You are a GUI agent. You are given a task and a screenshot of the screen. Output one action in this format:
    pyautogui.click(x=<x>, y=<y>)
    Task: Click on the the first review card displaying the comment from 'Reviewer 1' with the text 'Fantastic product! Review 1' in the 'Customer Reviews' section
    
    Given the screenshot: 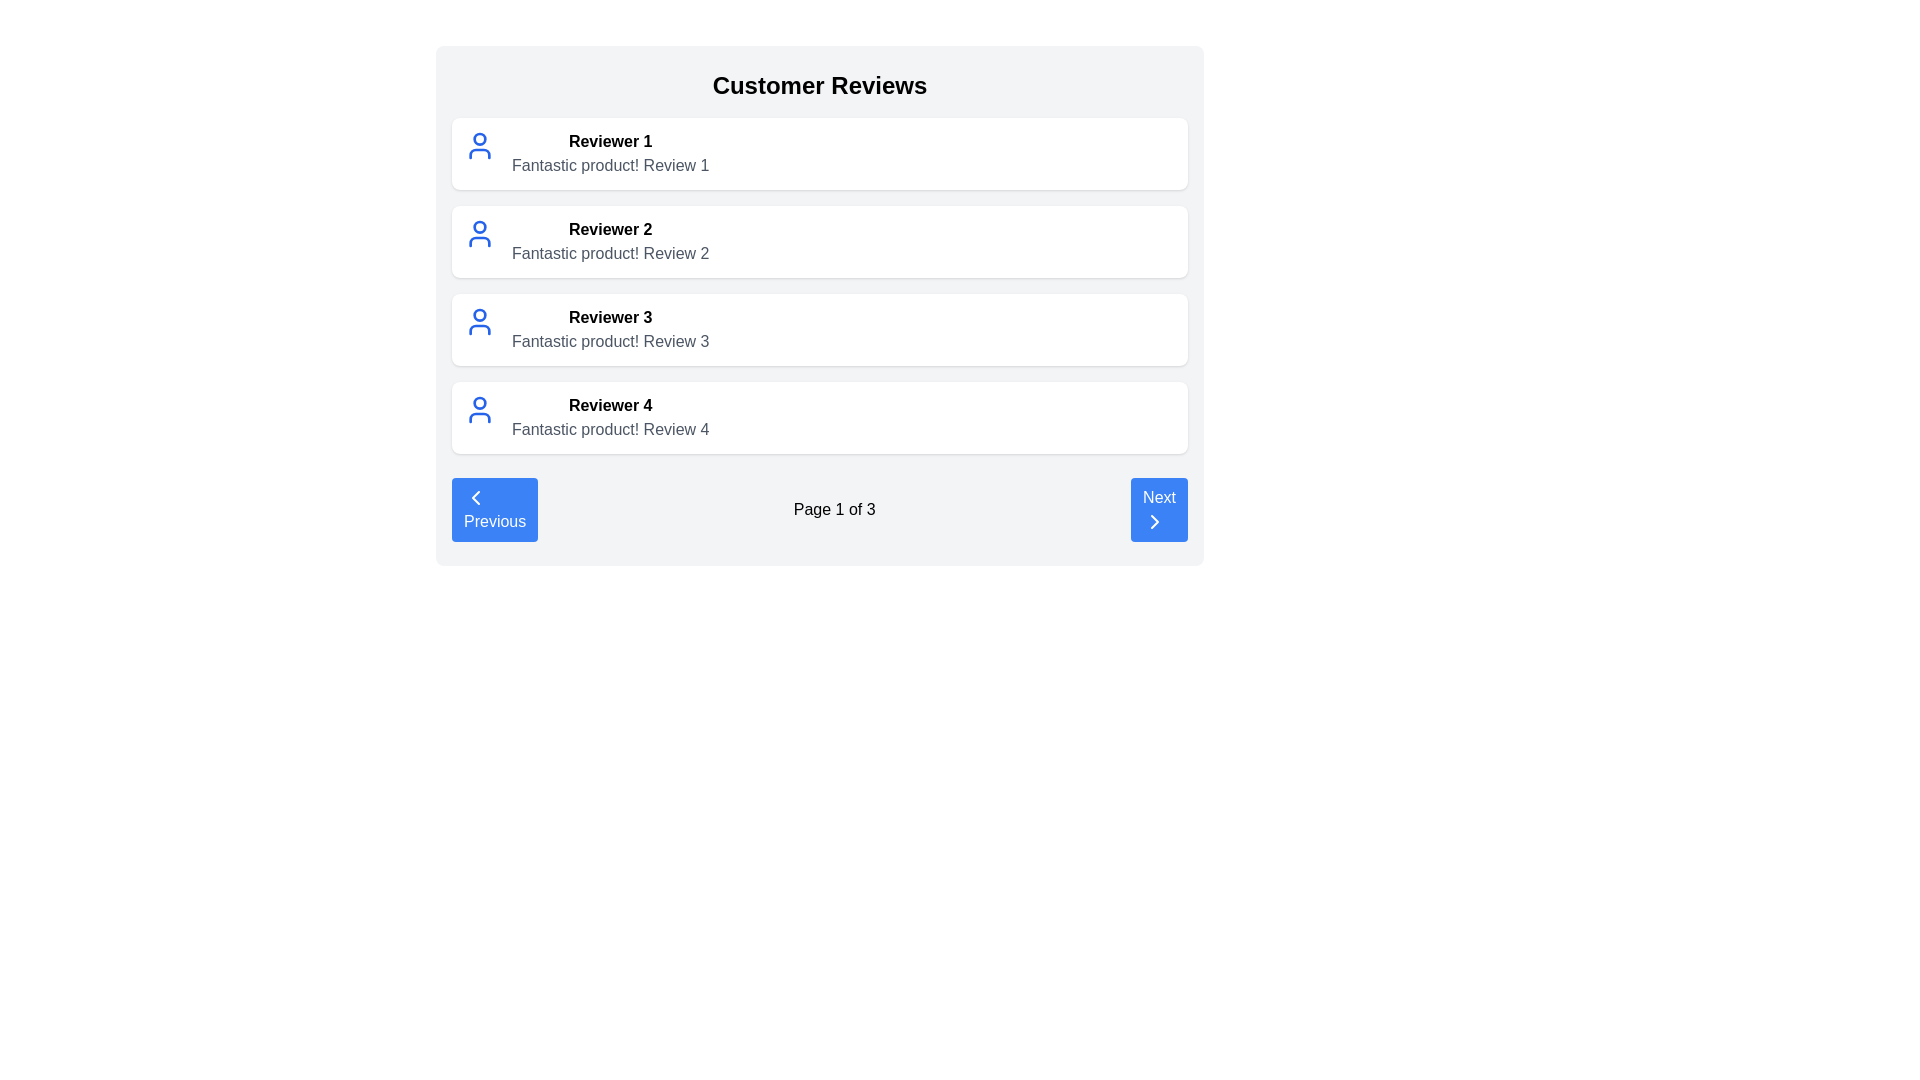 What is the action you would take?
    pyautogui.click(x=609, y=153)
    